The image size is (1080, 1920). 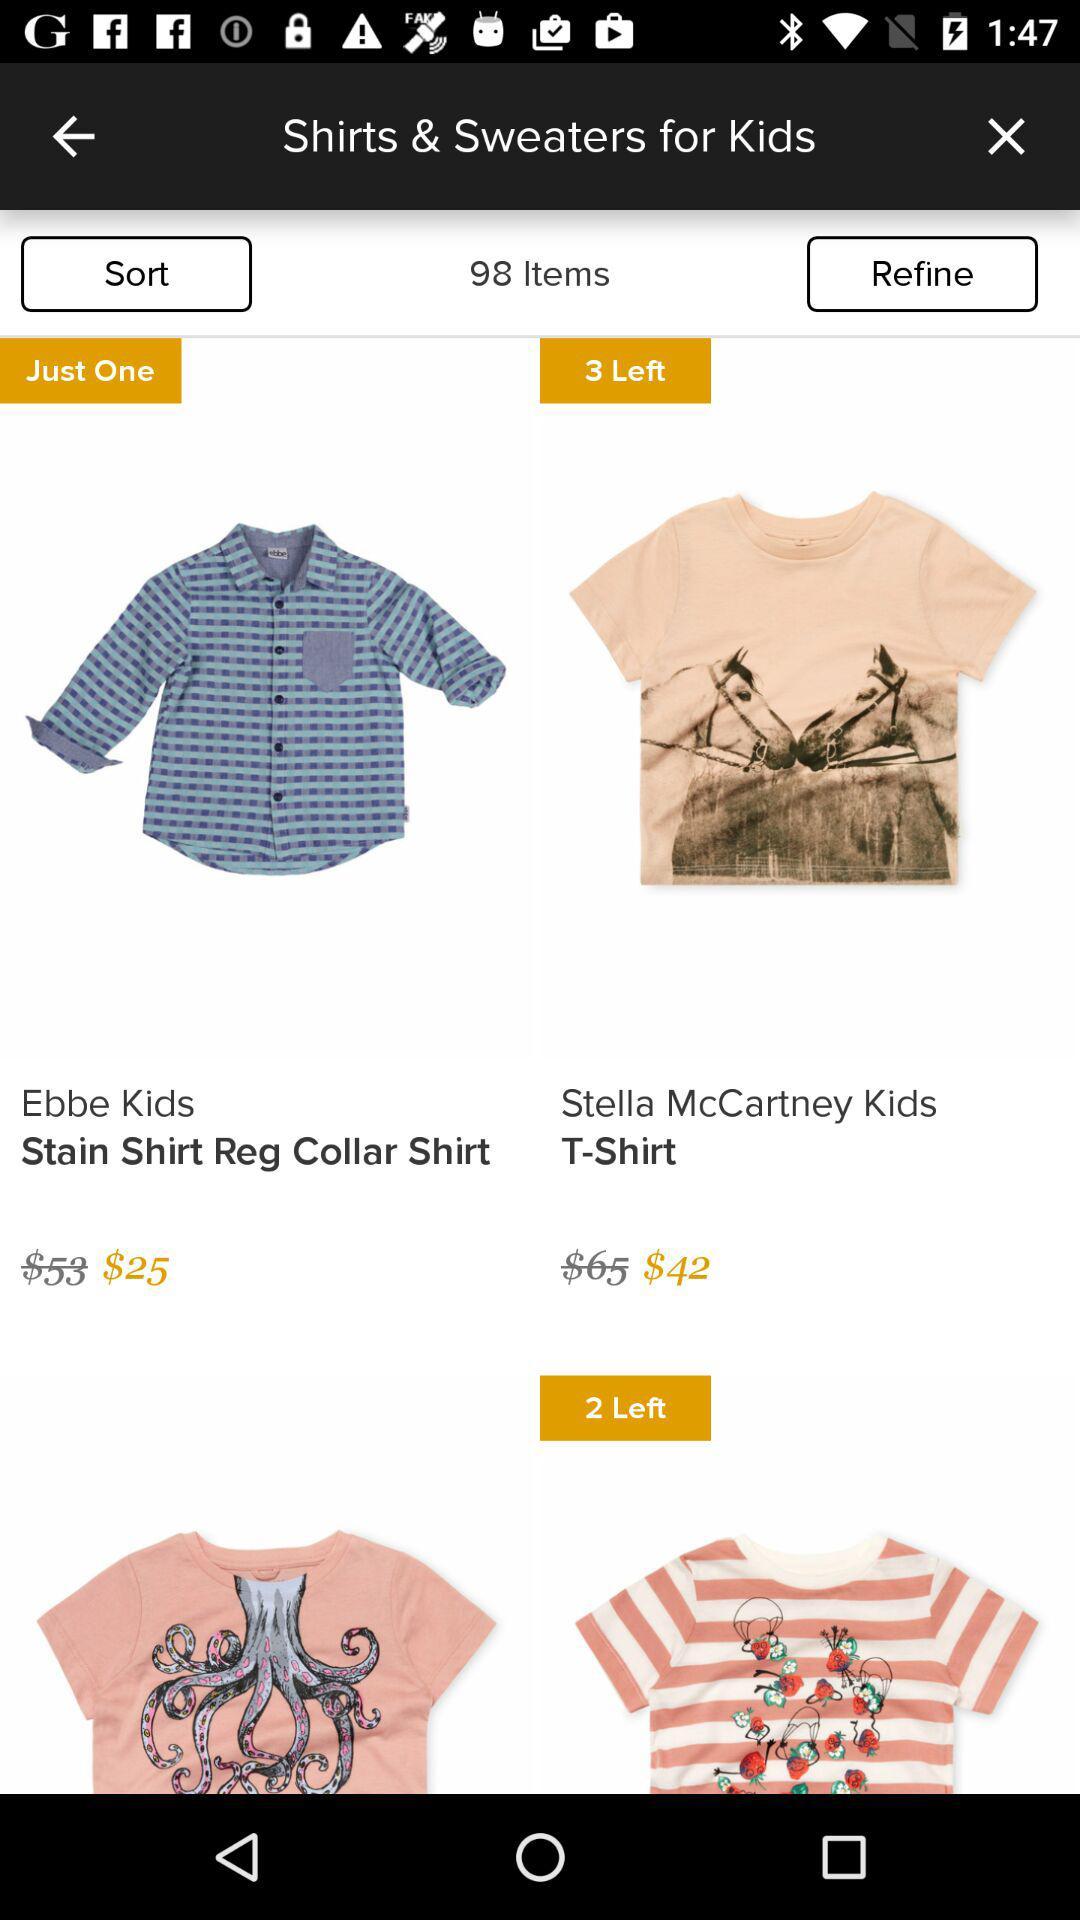 I want to click on icon to the left of the shirts sweaters for icon, so click(x=72, y=135).